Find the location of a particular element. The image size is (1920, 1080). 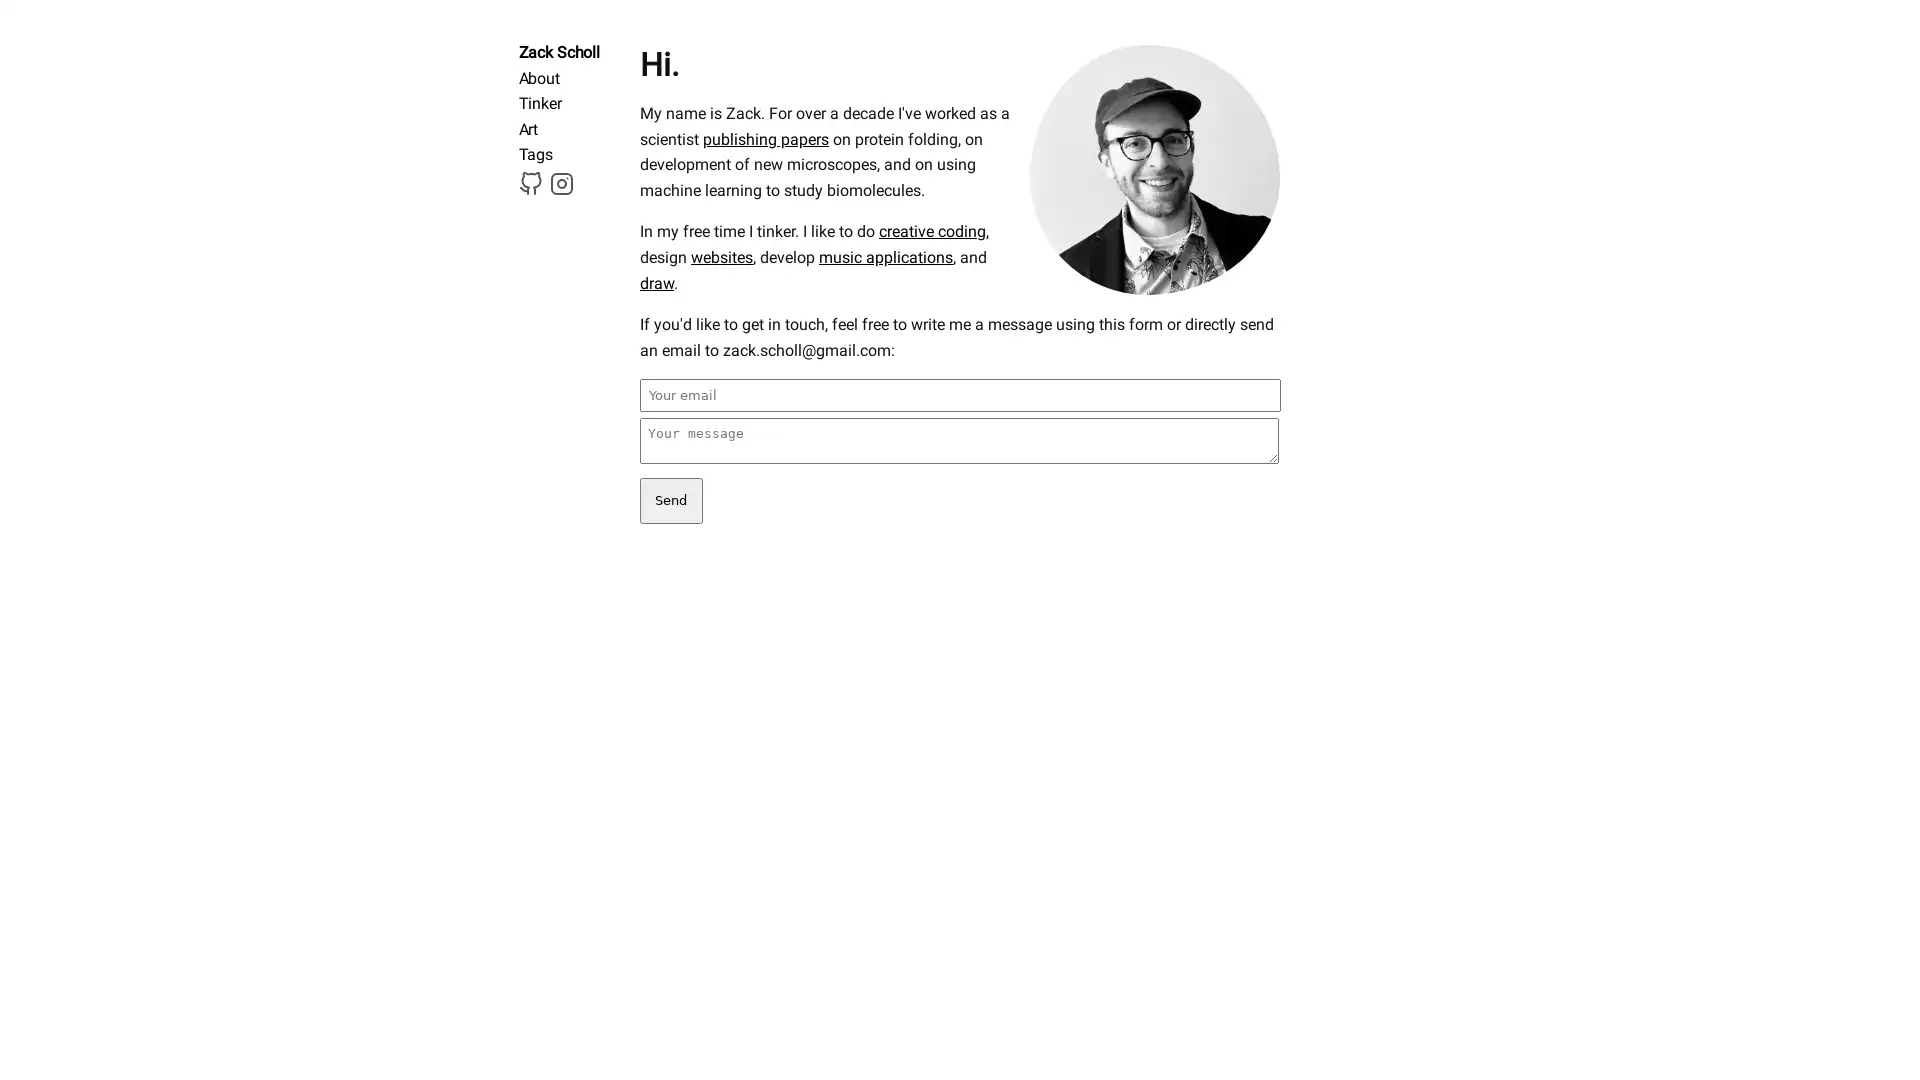

Send is located at coordinates (671, 499).